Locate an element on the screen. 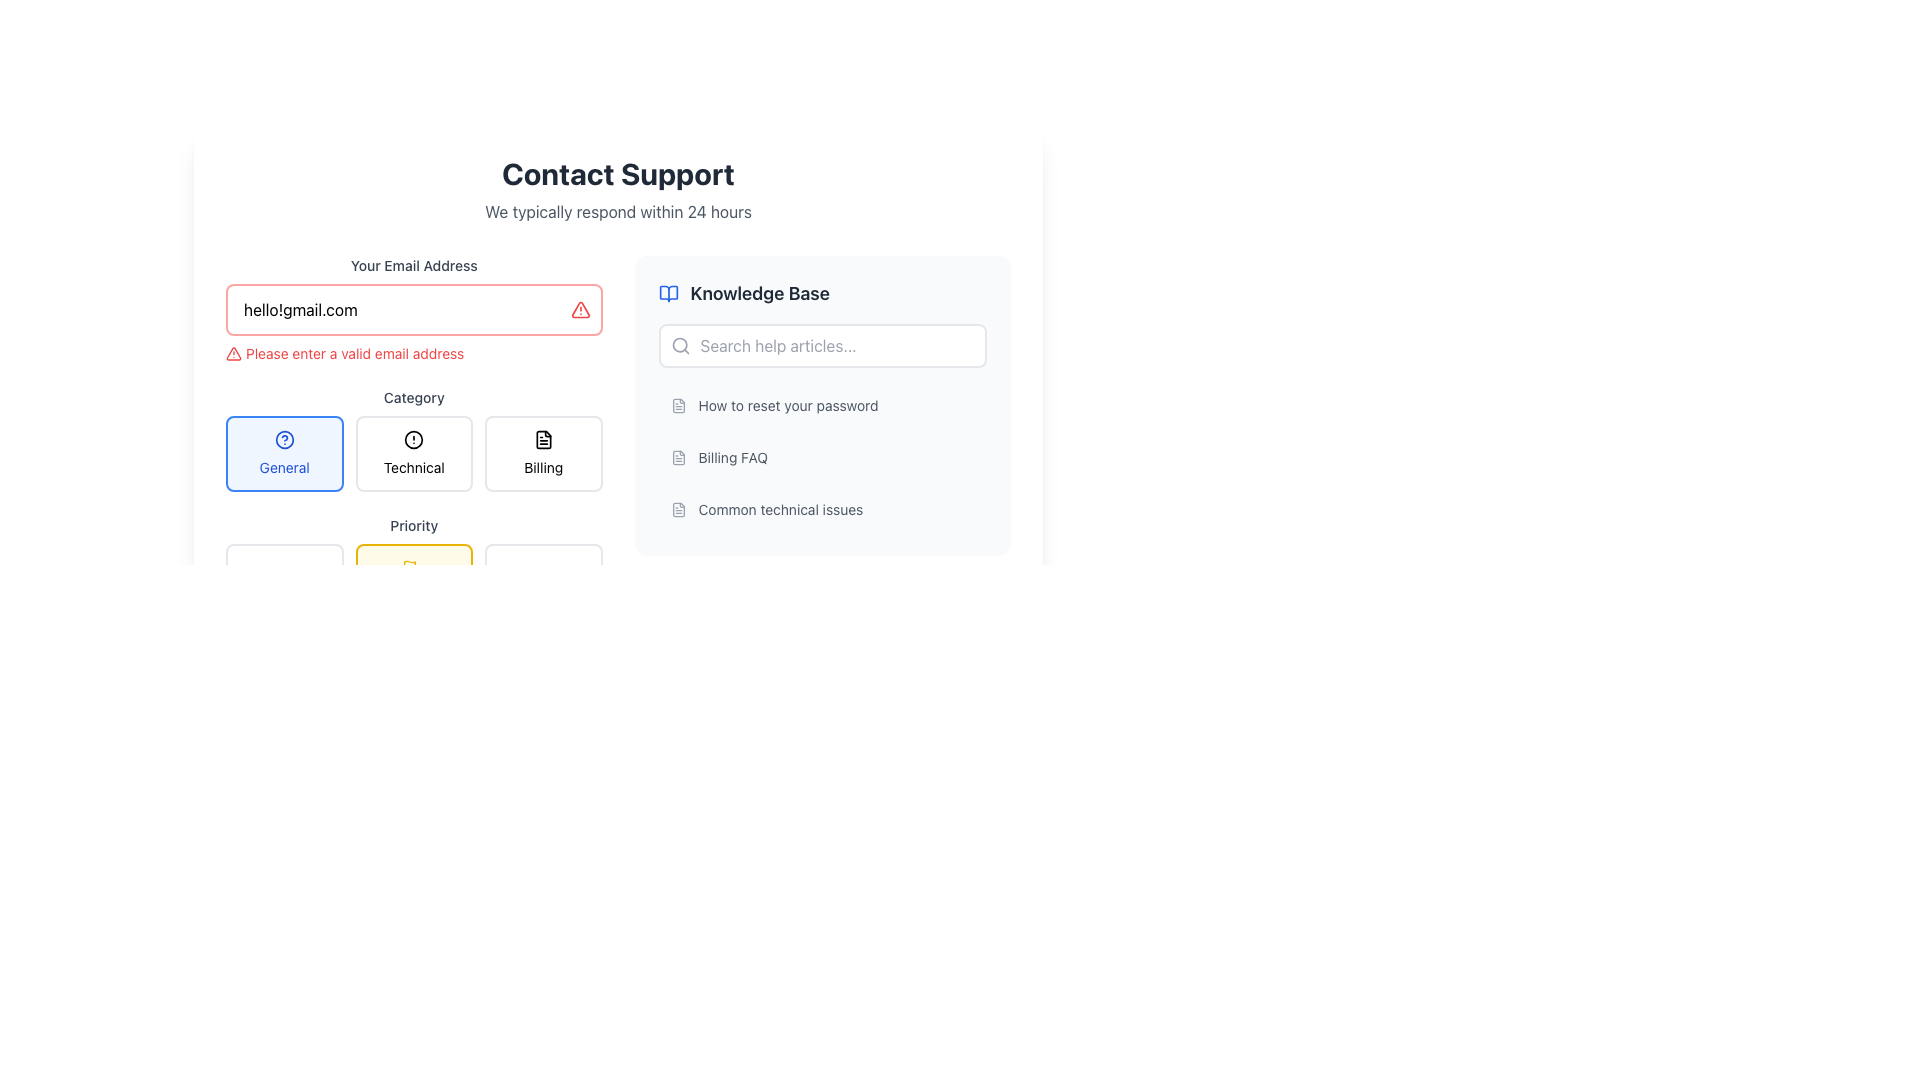 The image size is (1920, 1080). the 'Billing FAQ' text label, which is a descriptive element in gray font located in the right-hand section of the interface, under the 'Knowledge Base' category is located at coordinates (732, 458).